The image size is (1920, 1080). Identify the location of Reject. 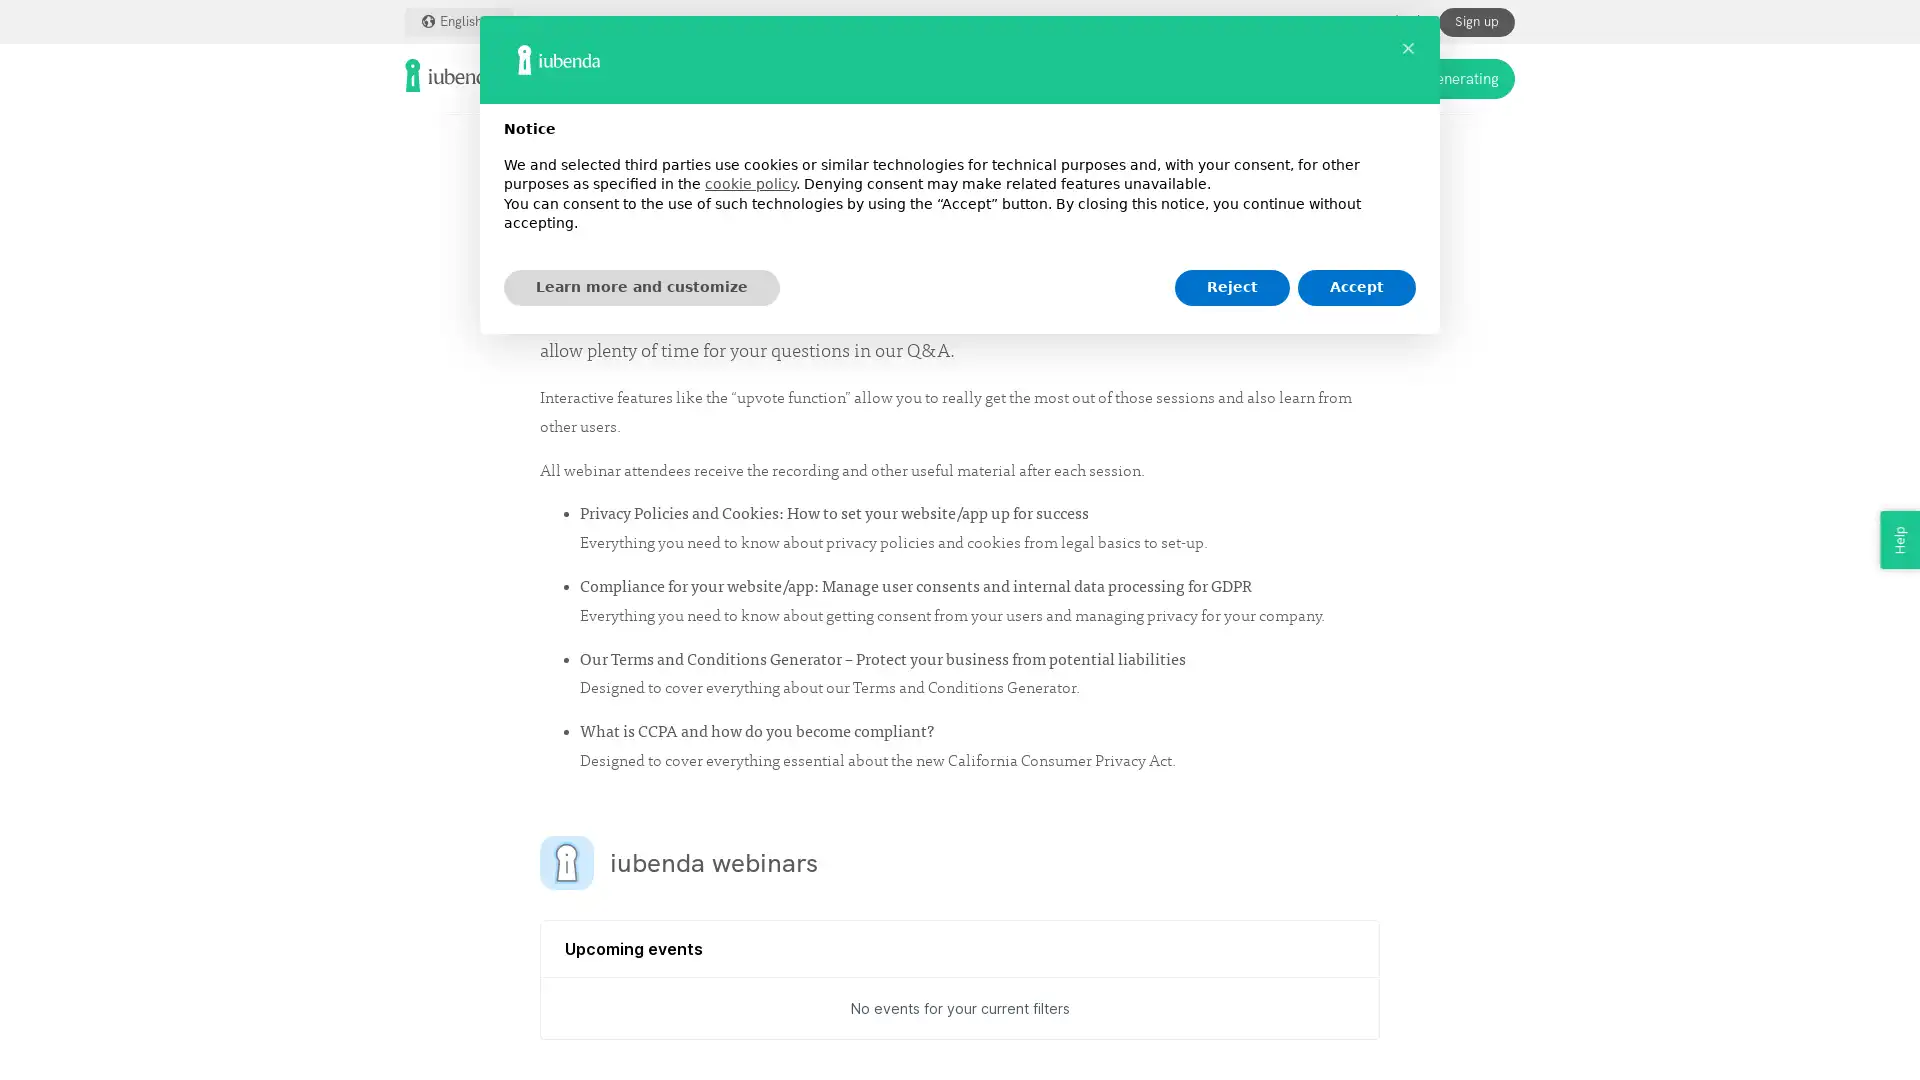
(1231, 286).